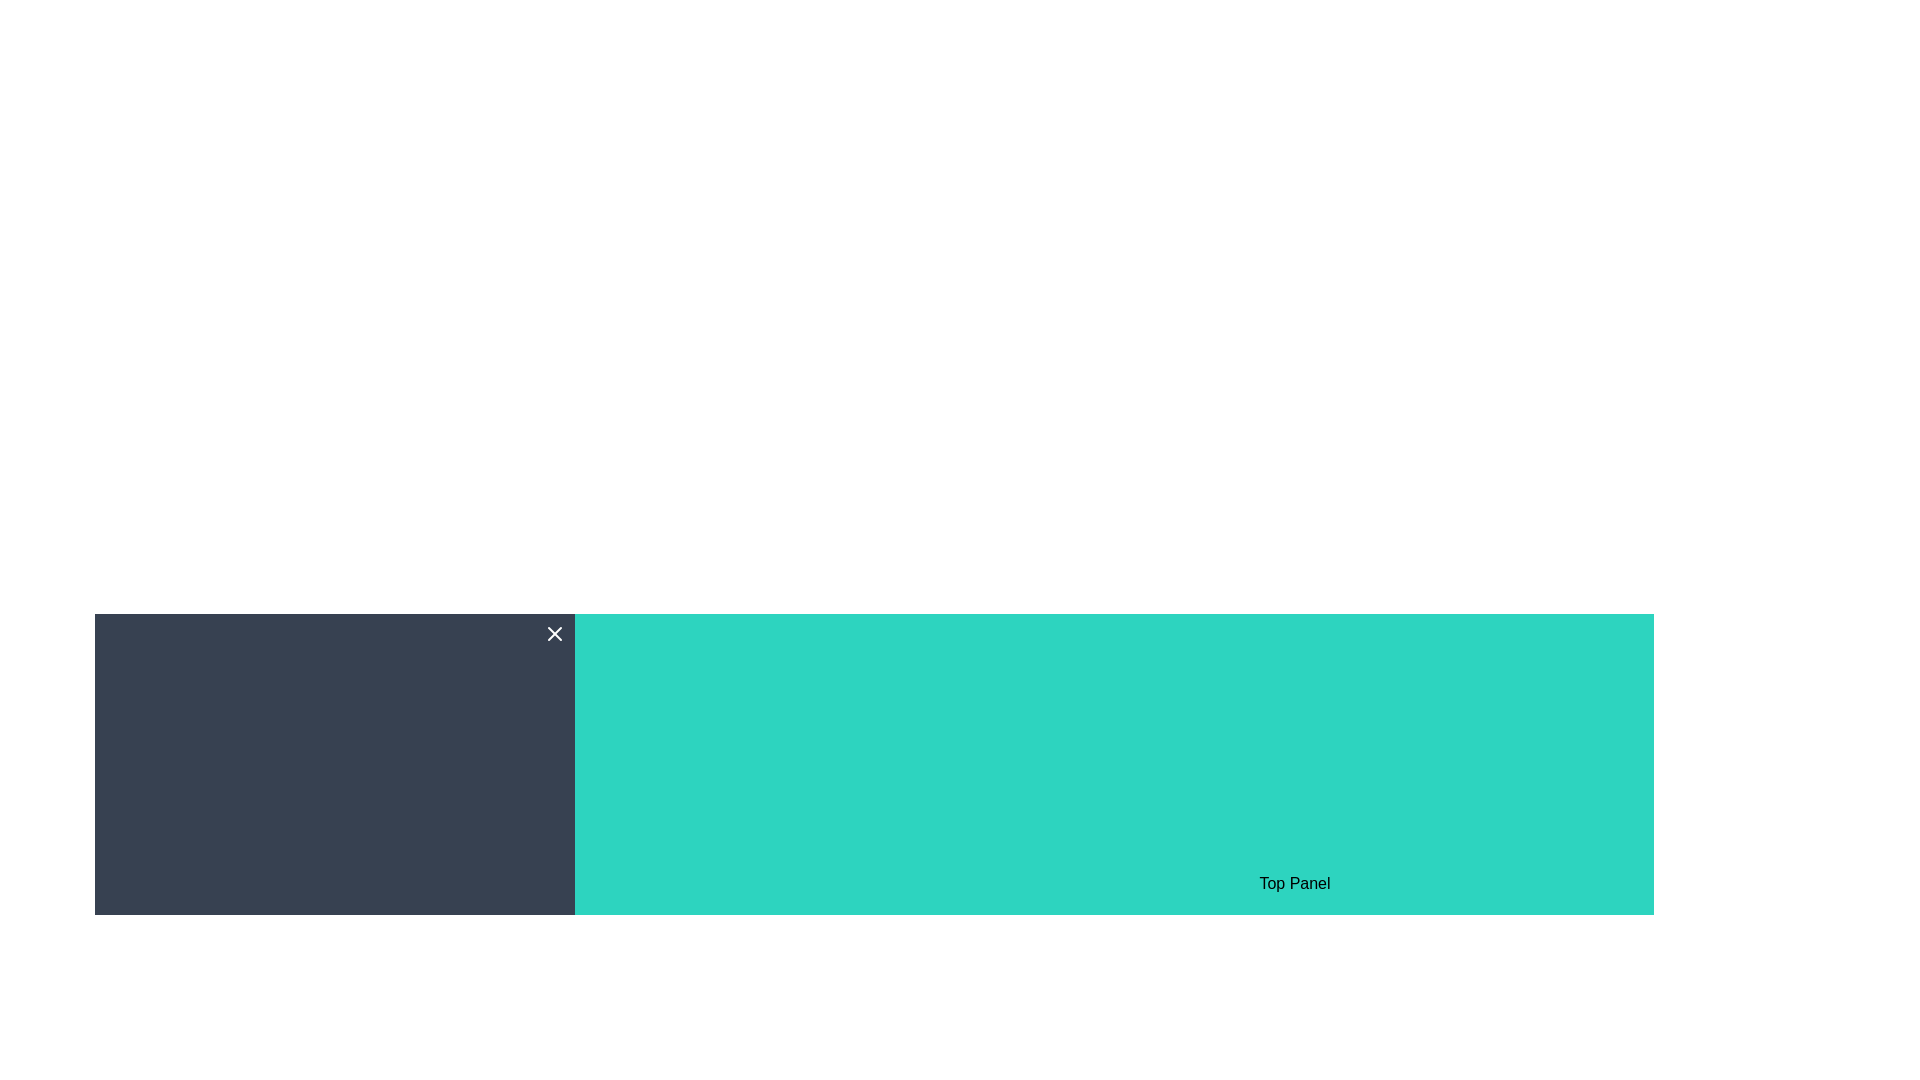  Describe the element at coordinates (555, 633) in the screenshot. I see `the close icon represented by a diagonal cross symbol located near the top-right corner of the dark rectangular section` at that location.